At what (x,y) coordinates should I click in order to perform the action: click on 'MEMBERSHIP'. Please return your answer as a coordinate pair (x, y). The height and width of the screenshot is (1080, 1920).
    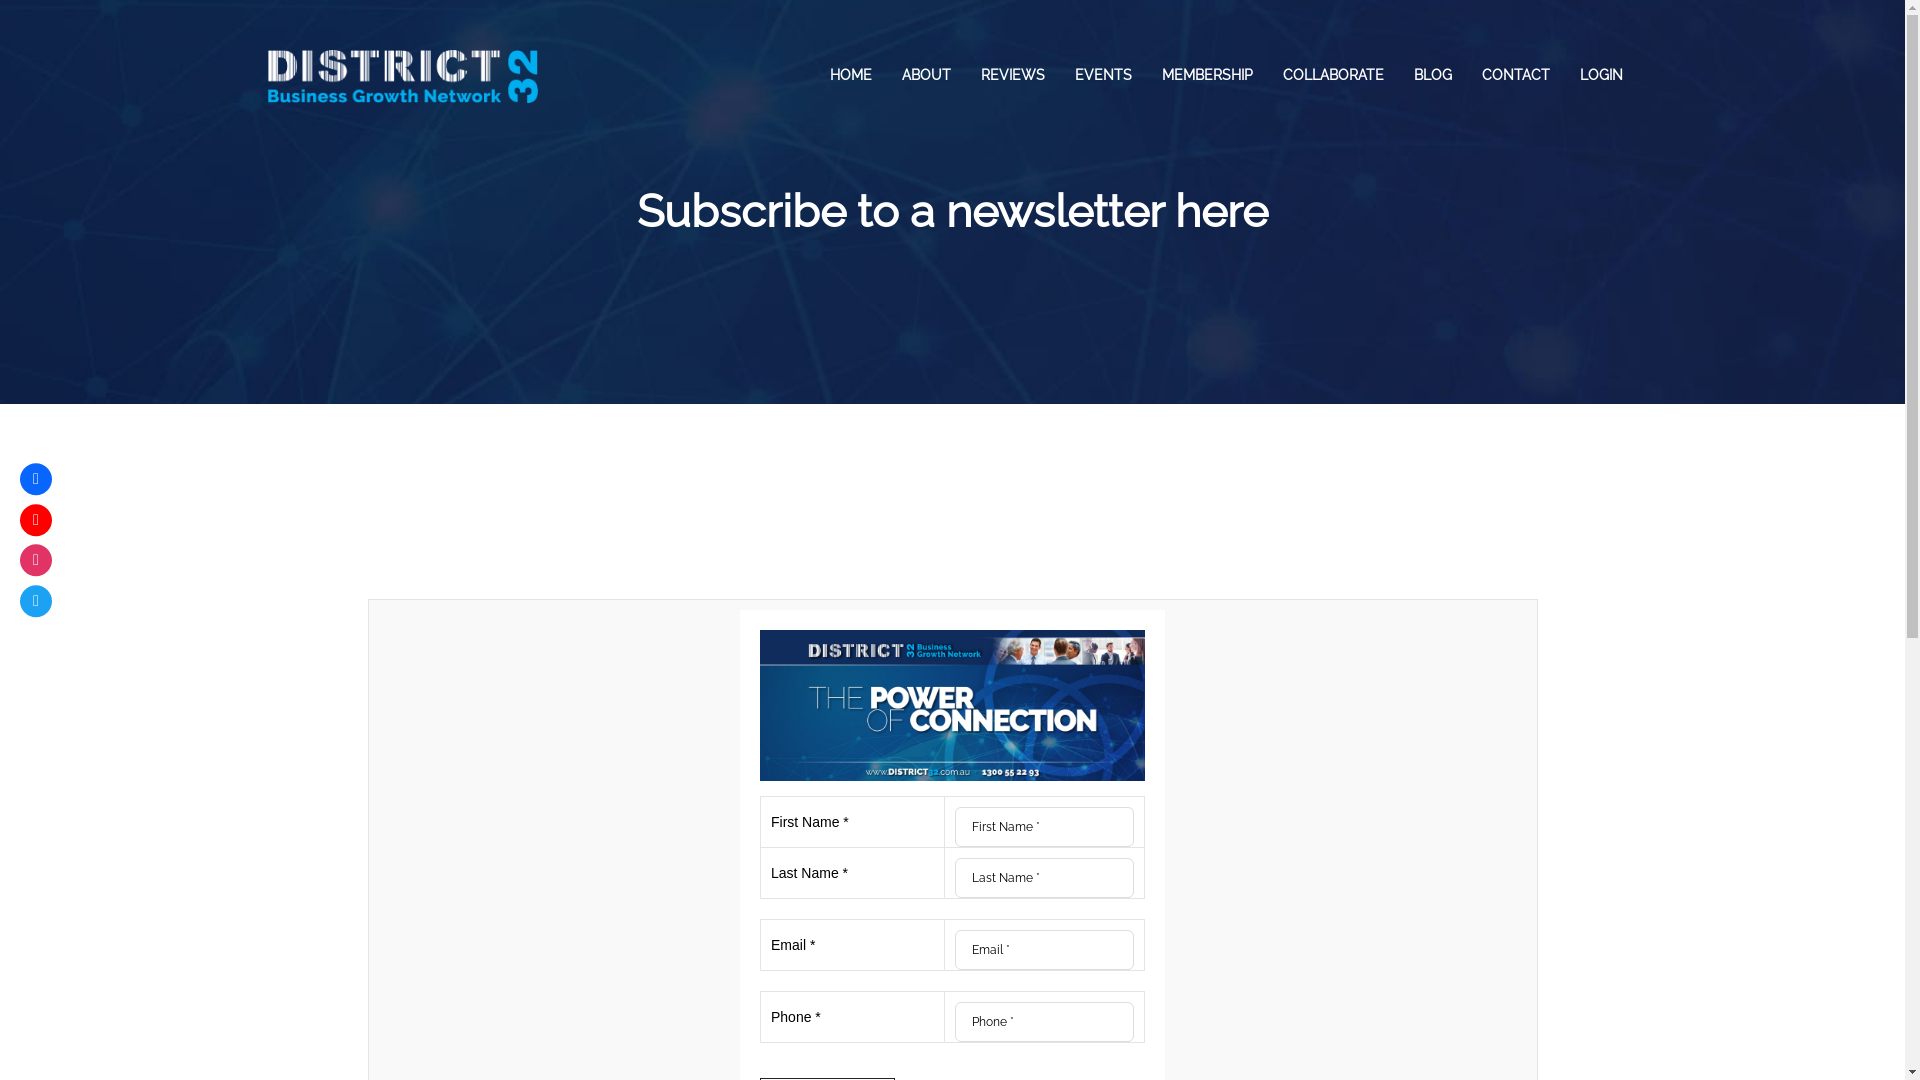
    Looking at the image, I should click on (1205, 73).